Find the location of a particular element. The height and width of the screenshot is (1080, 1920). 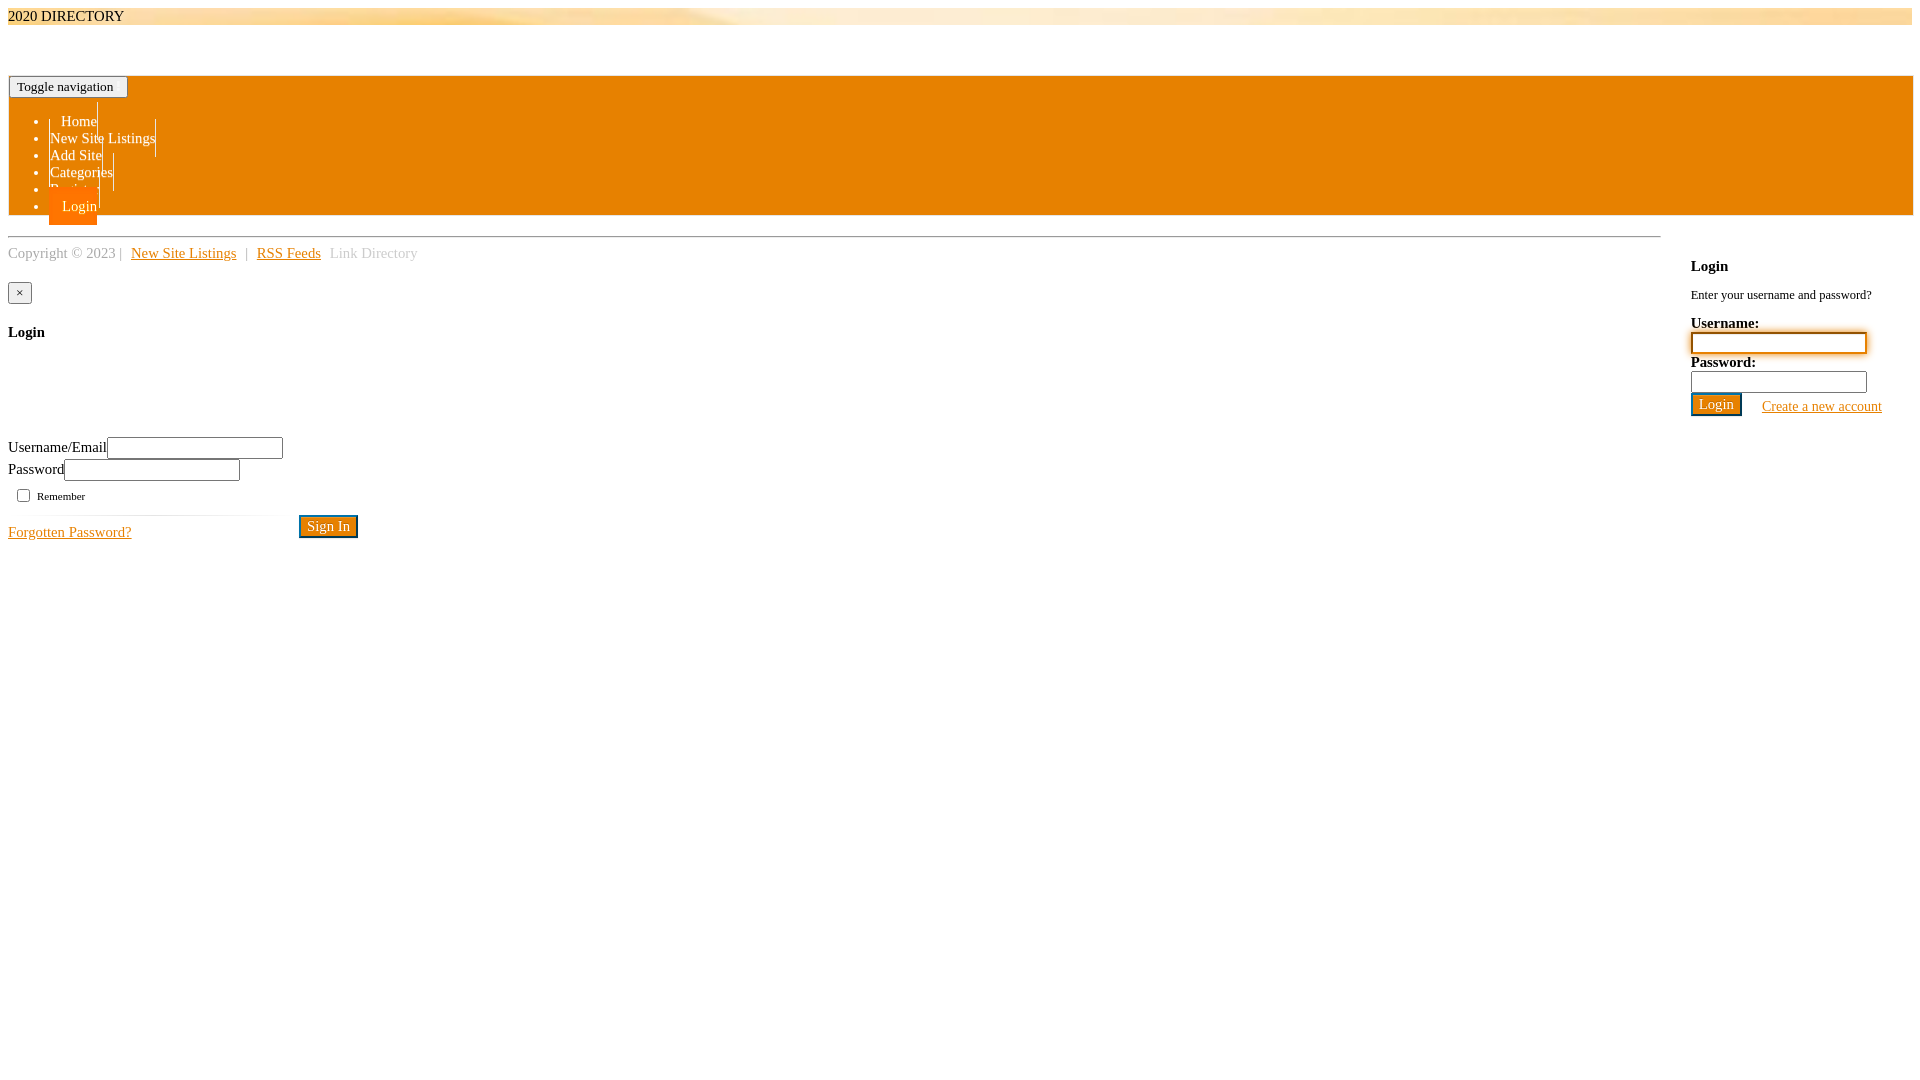

'password' is located at coordinates (151, 470).